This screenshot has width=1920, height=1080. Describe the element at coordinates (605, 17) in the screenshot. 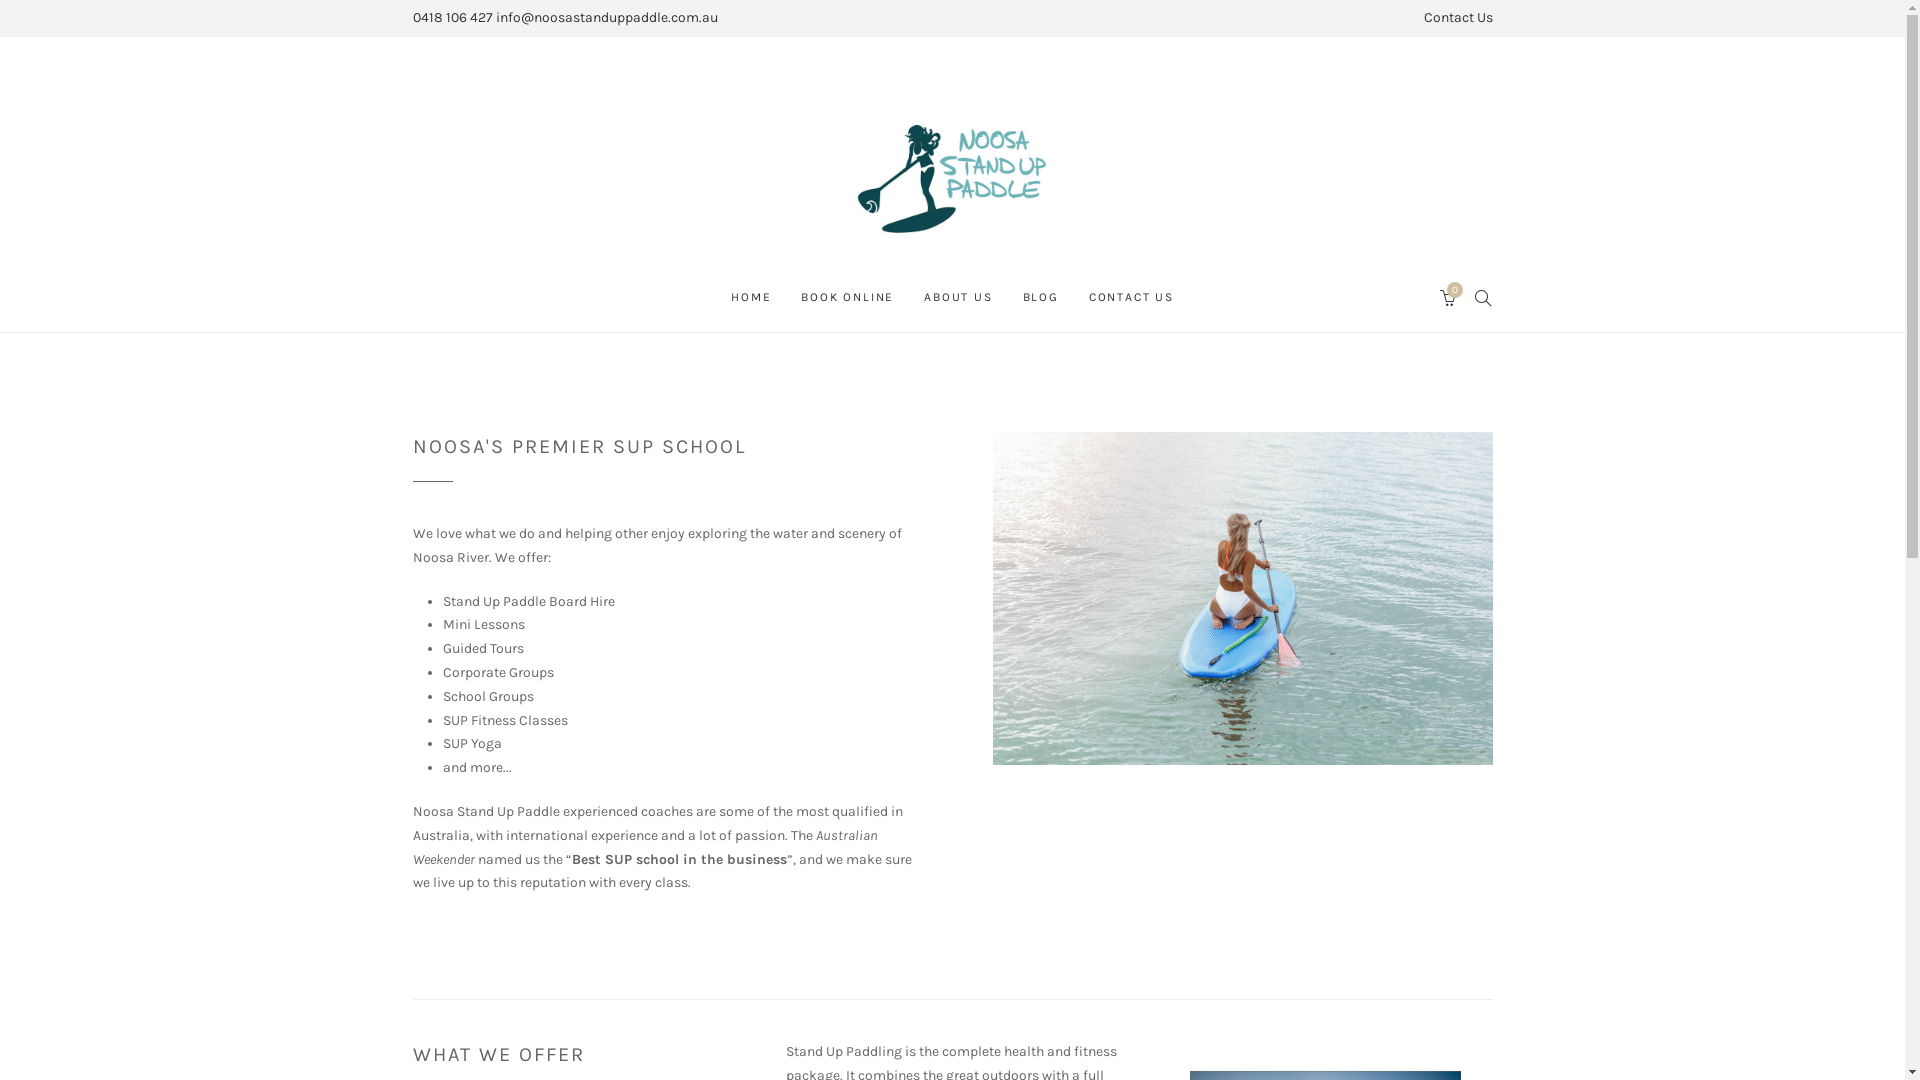

I see `'info@noosastanduppaddle.com.au'` at that location.